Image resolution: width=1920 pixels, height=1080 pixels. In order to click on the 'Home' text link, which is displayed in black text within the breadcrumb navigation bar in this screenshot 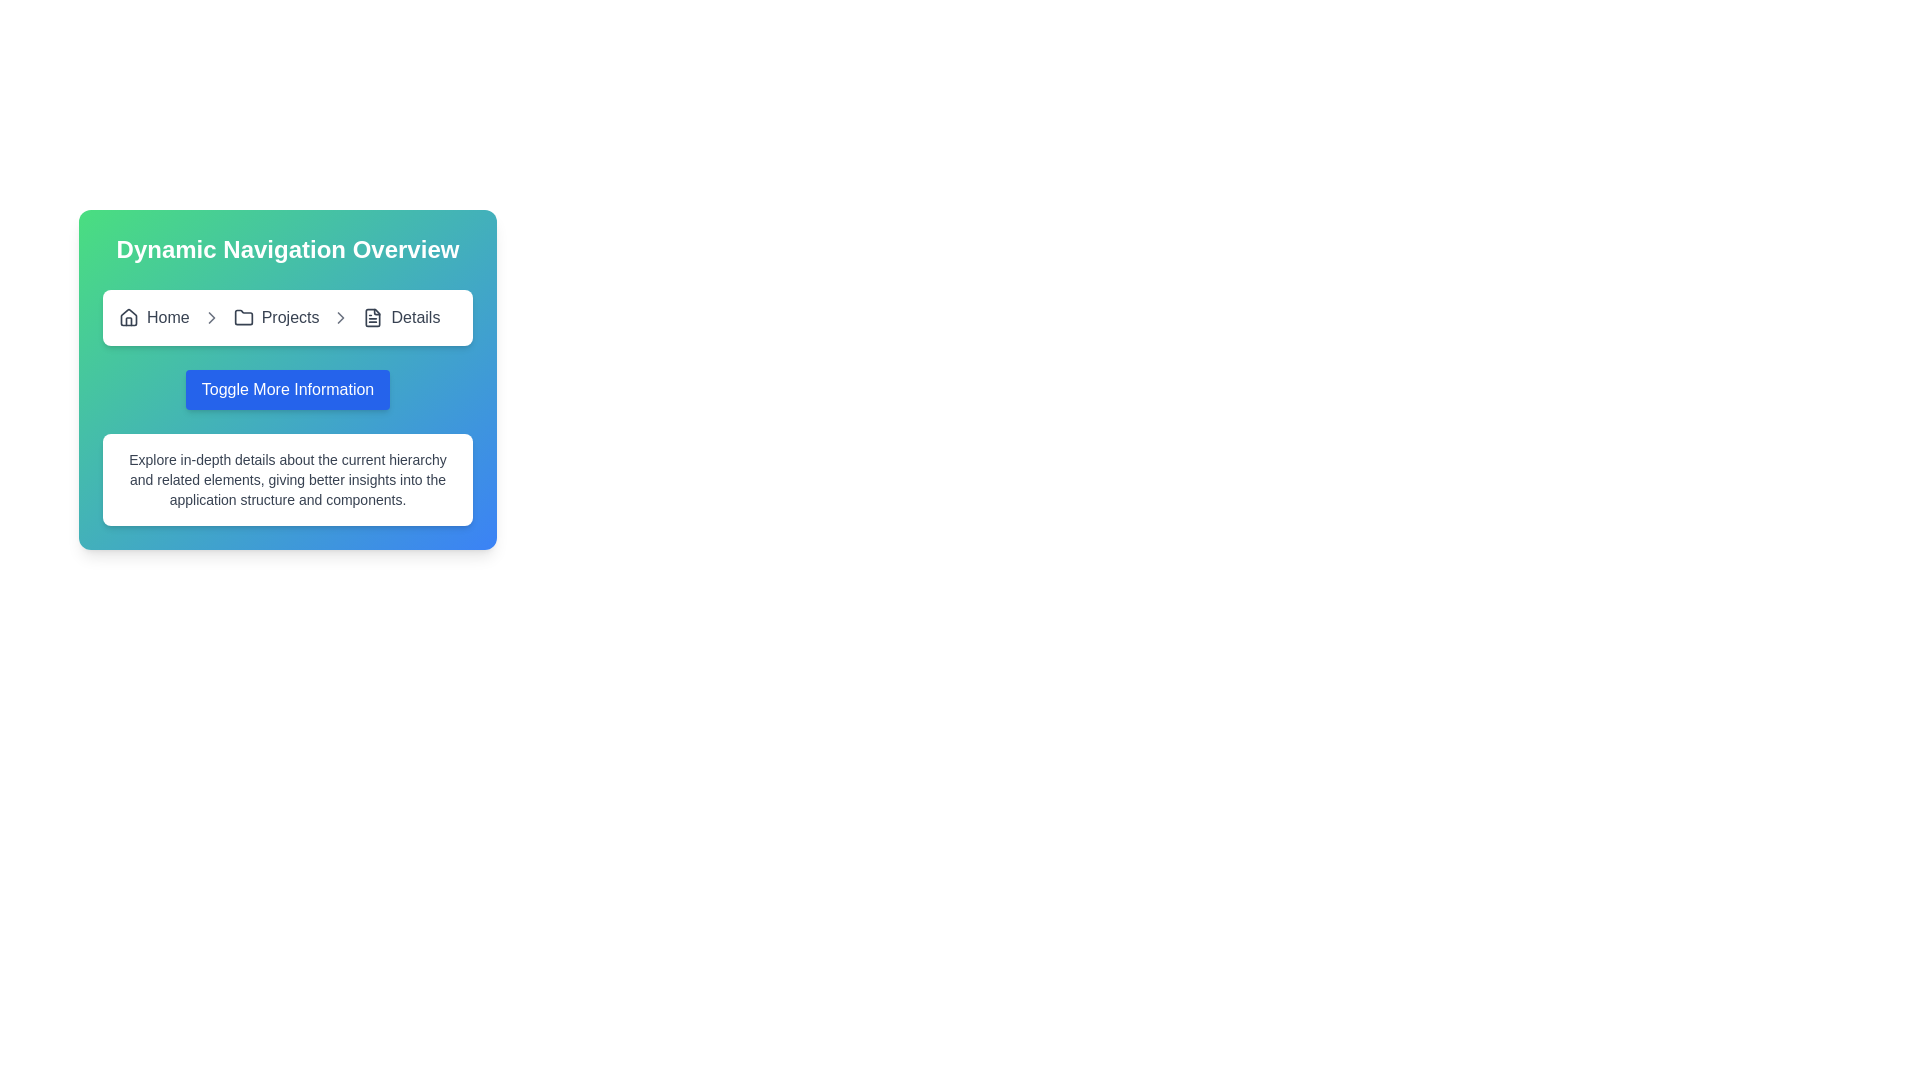, I will do `click(168, 316)`.